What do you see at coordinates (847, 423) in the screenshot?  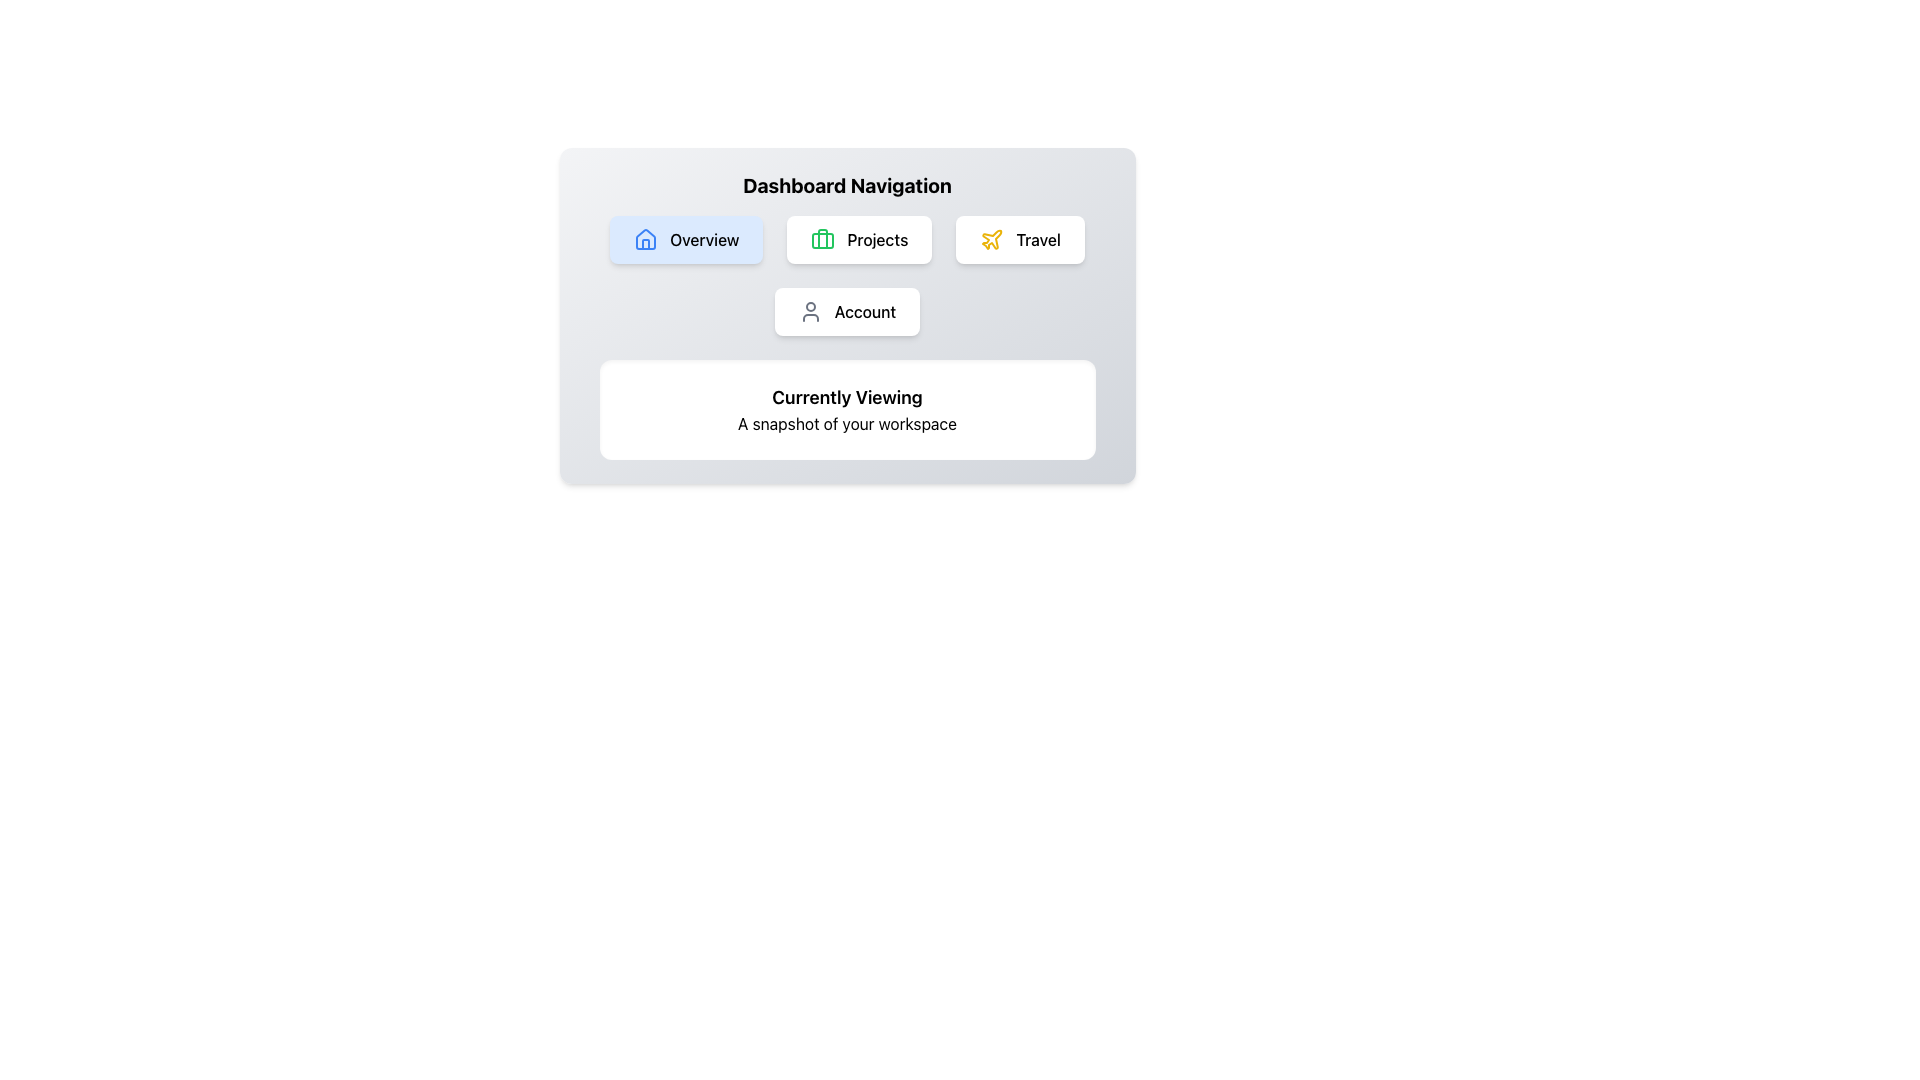 I see `descriptive text label located below the 'Currently Viewing' heading, which provides context or summary information` at bounding box center [847, 423].